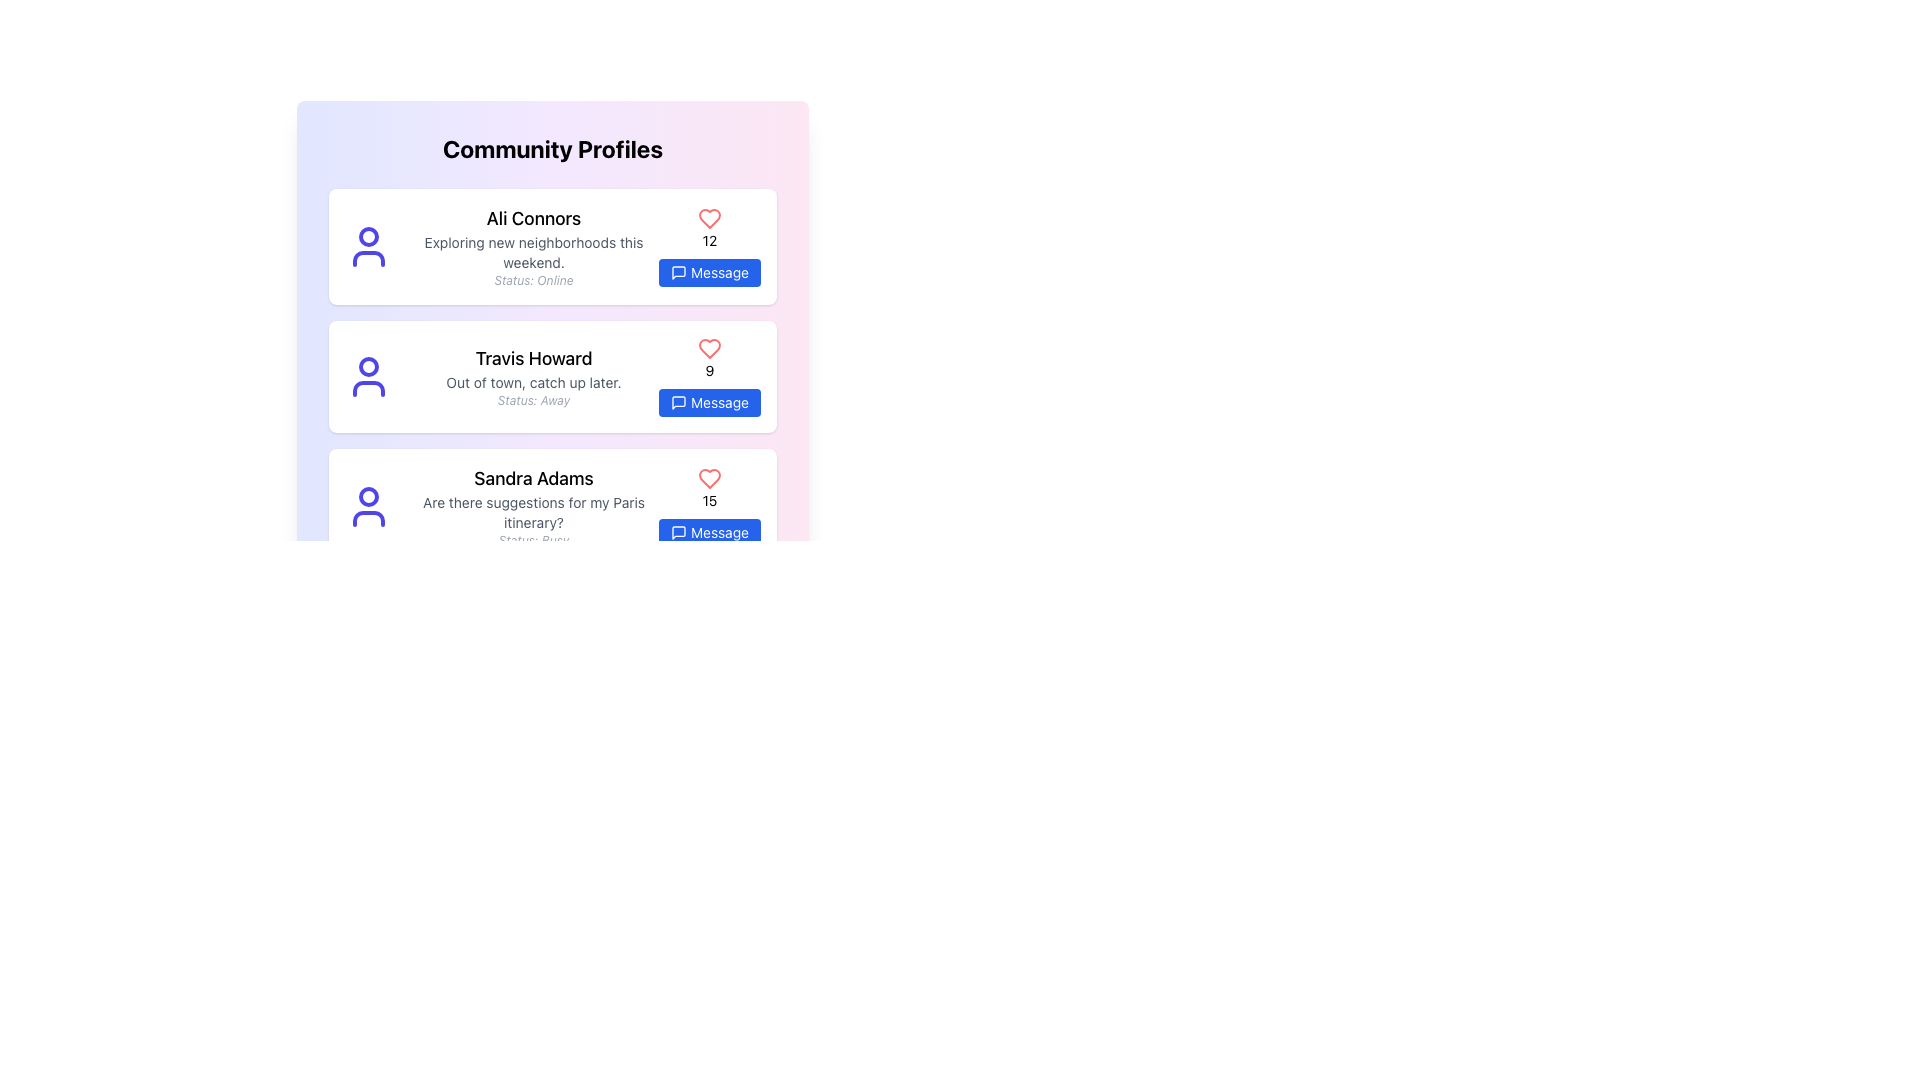  I want to click on the static text displaying the count of likes or favorites for the associated profile in the first profile card under the 'Community Profiles' section, located beneath the red heart icon and above the 'Message' button, so click(710, 239).